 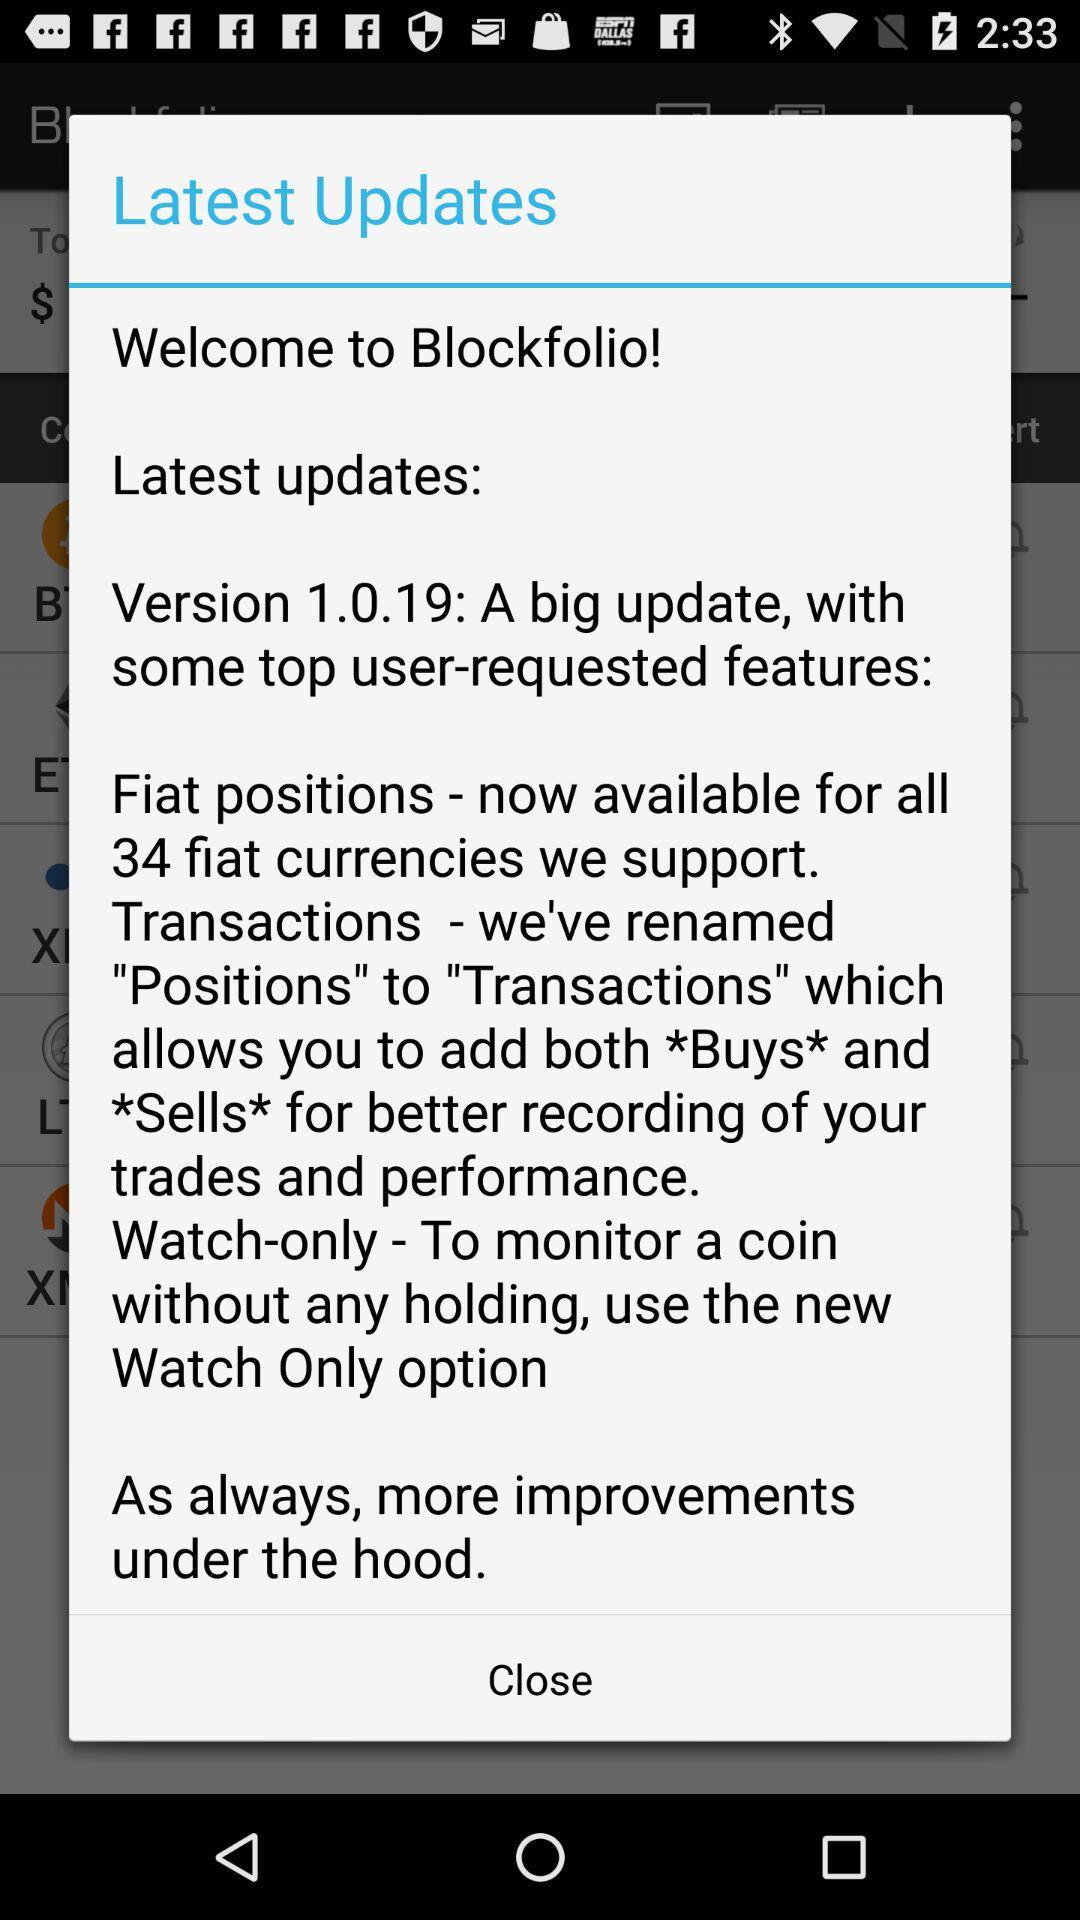 I want to click on app below the welcome to blockfolio app, so click(x=540, y=1678).